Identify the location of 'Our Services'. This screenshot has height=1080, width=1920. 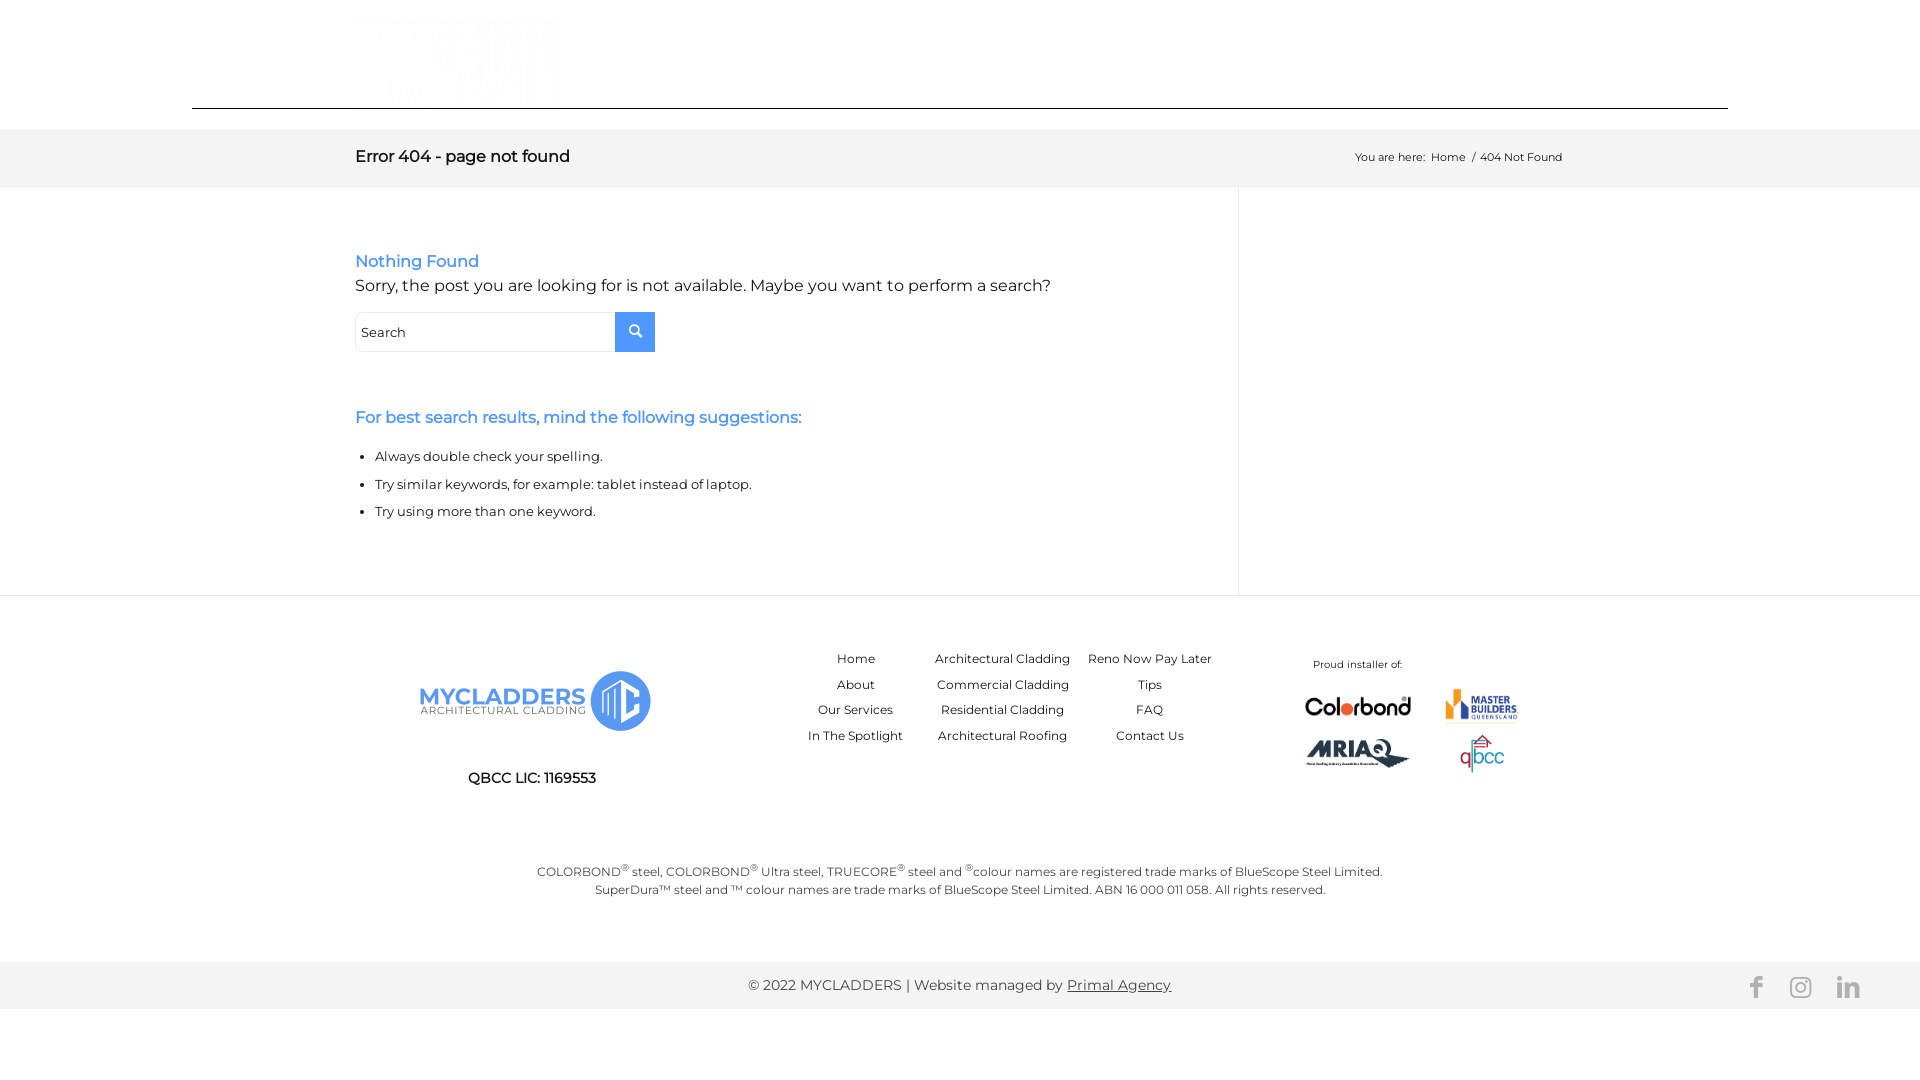
(1319, 59).